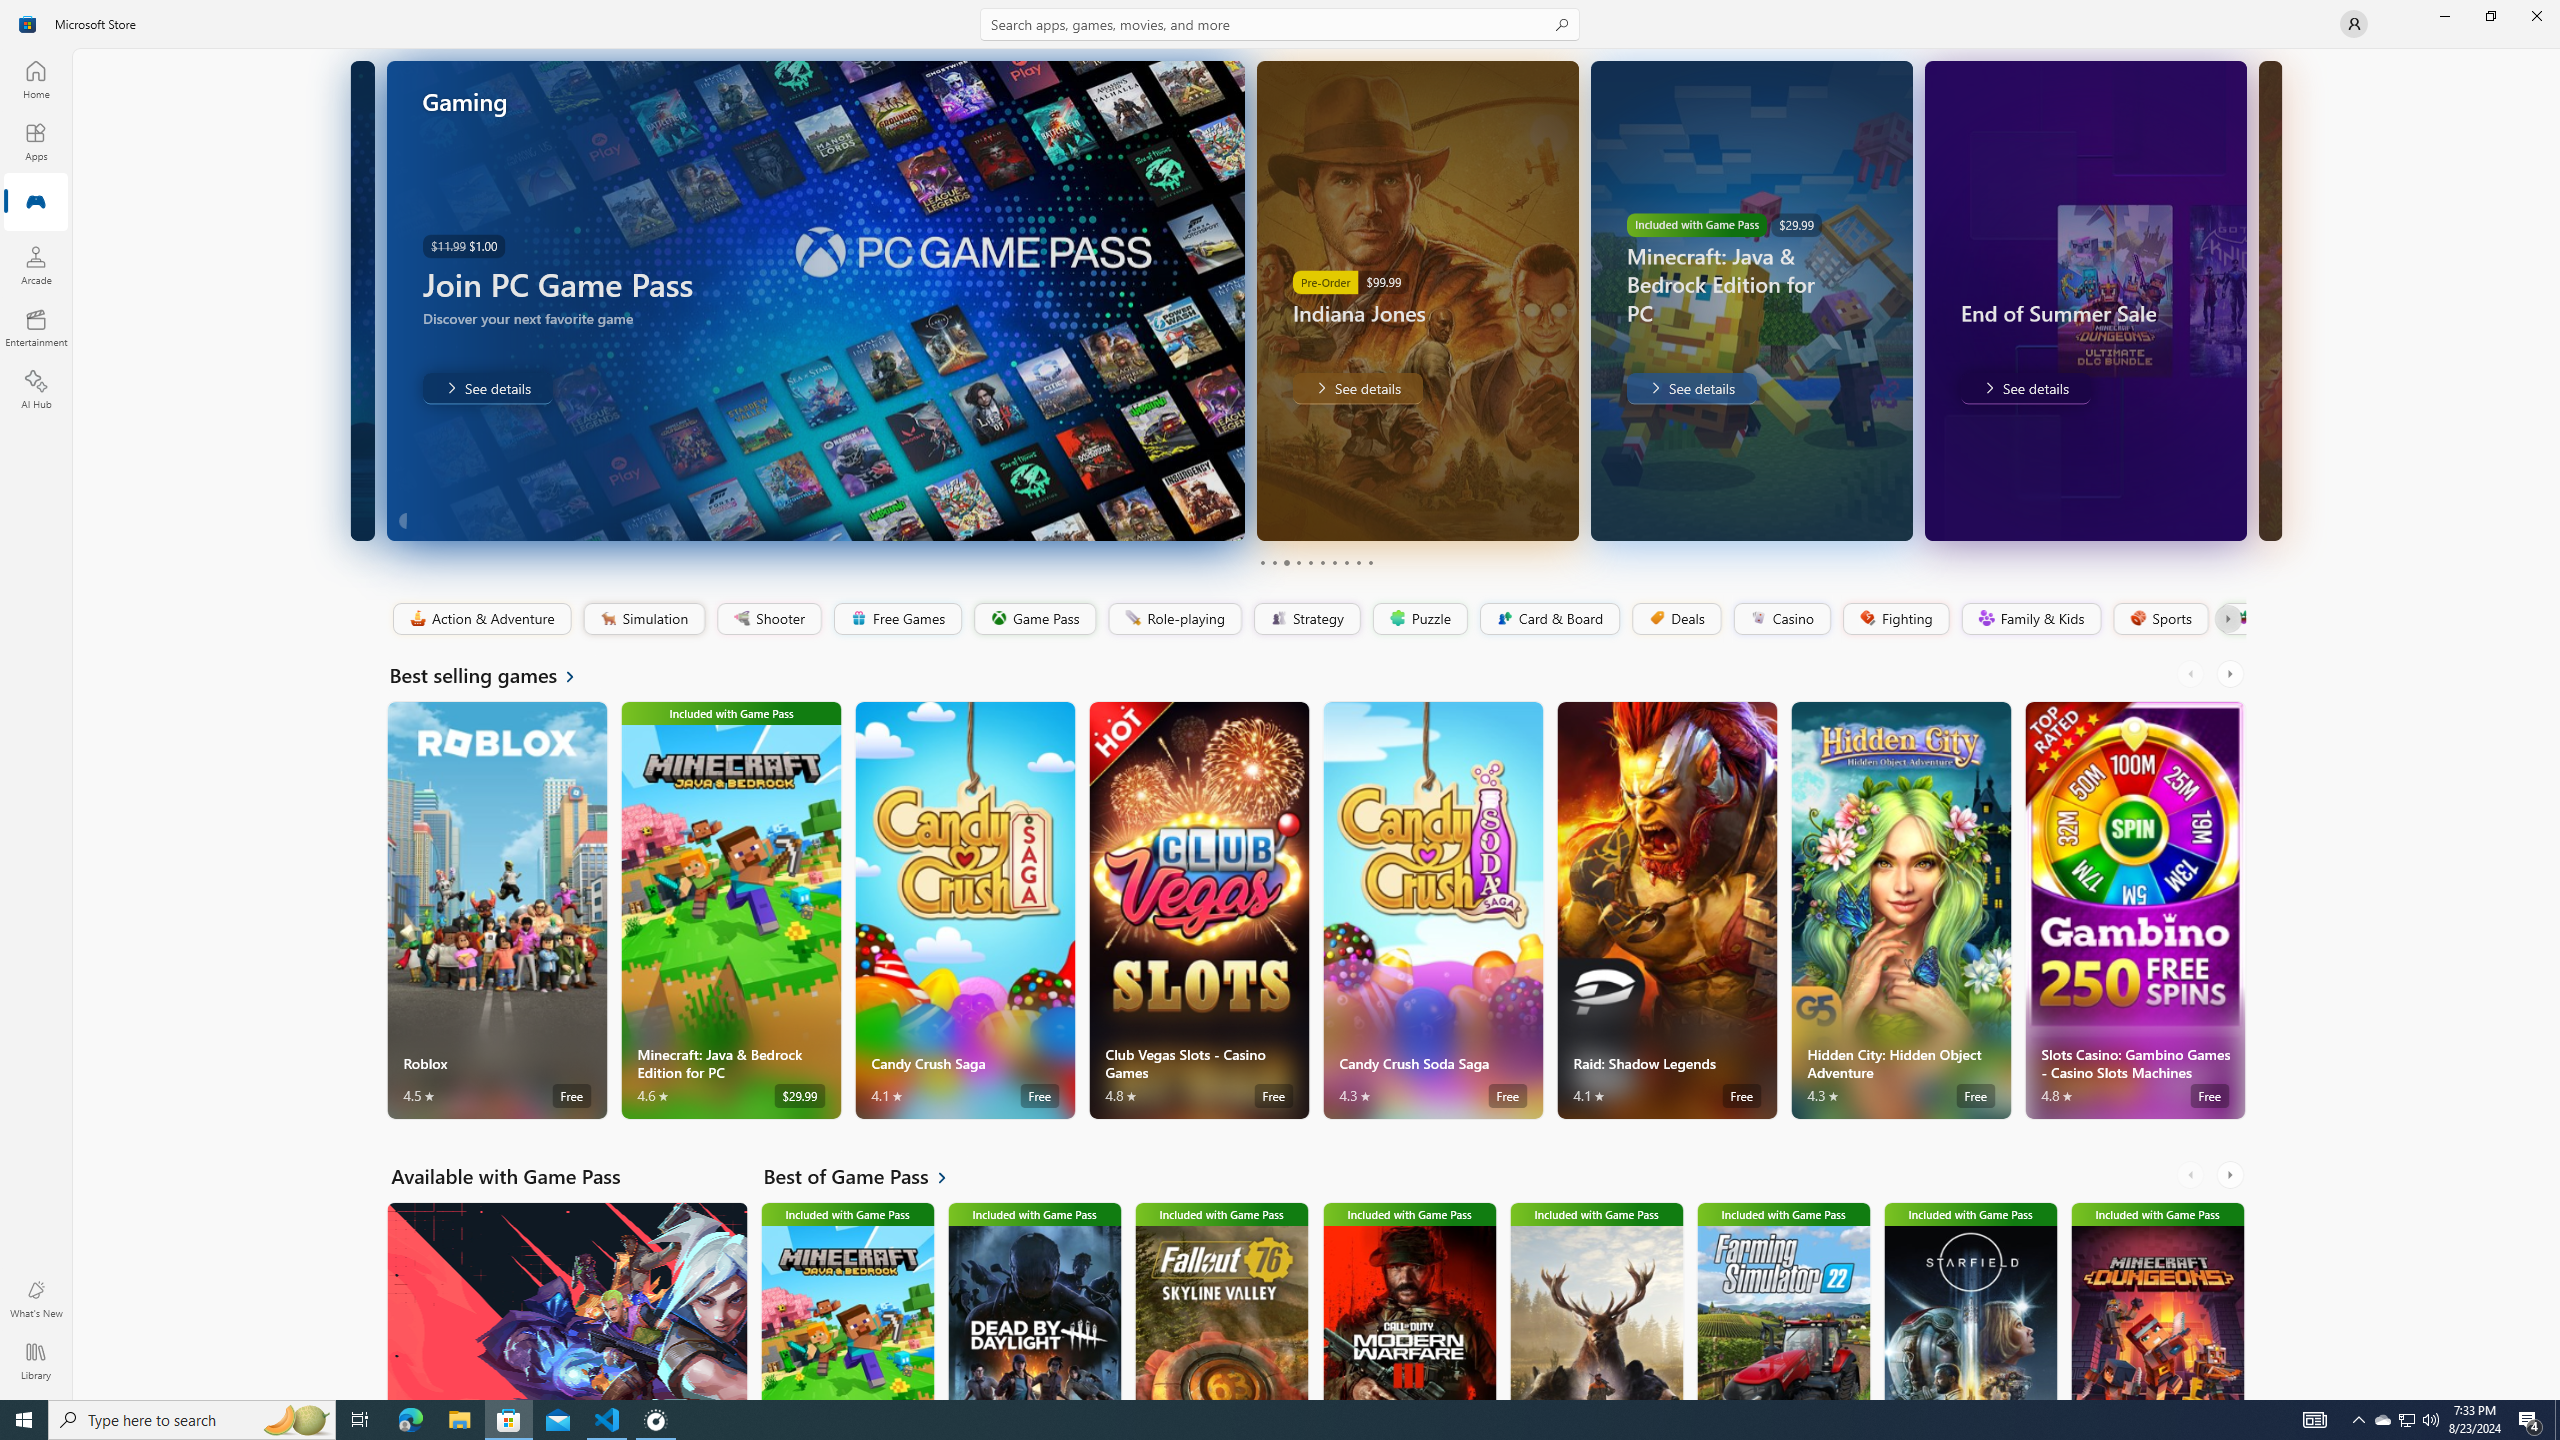 Image resolution: width=2560 pixels, height=1440 pixels. What do you see at coordinates (1280, 23) in the screenshot?
I see `'Search'` at bounding box center [1280, 23].